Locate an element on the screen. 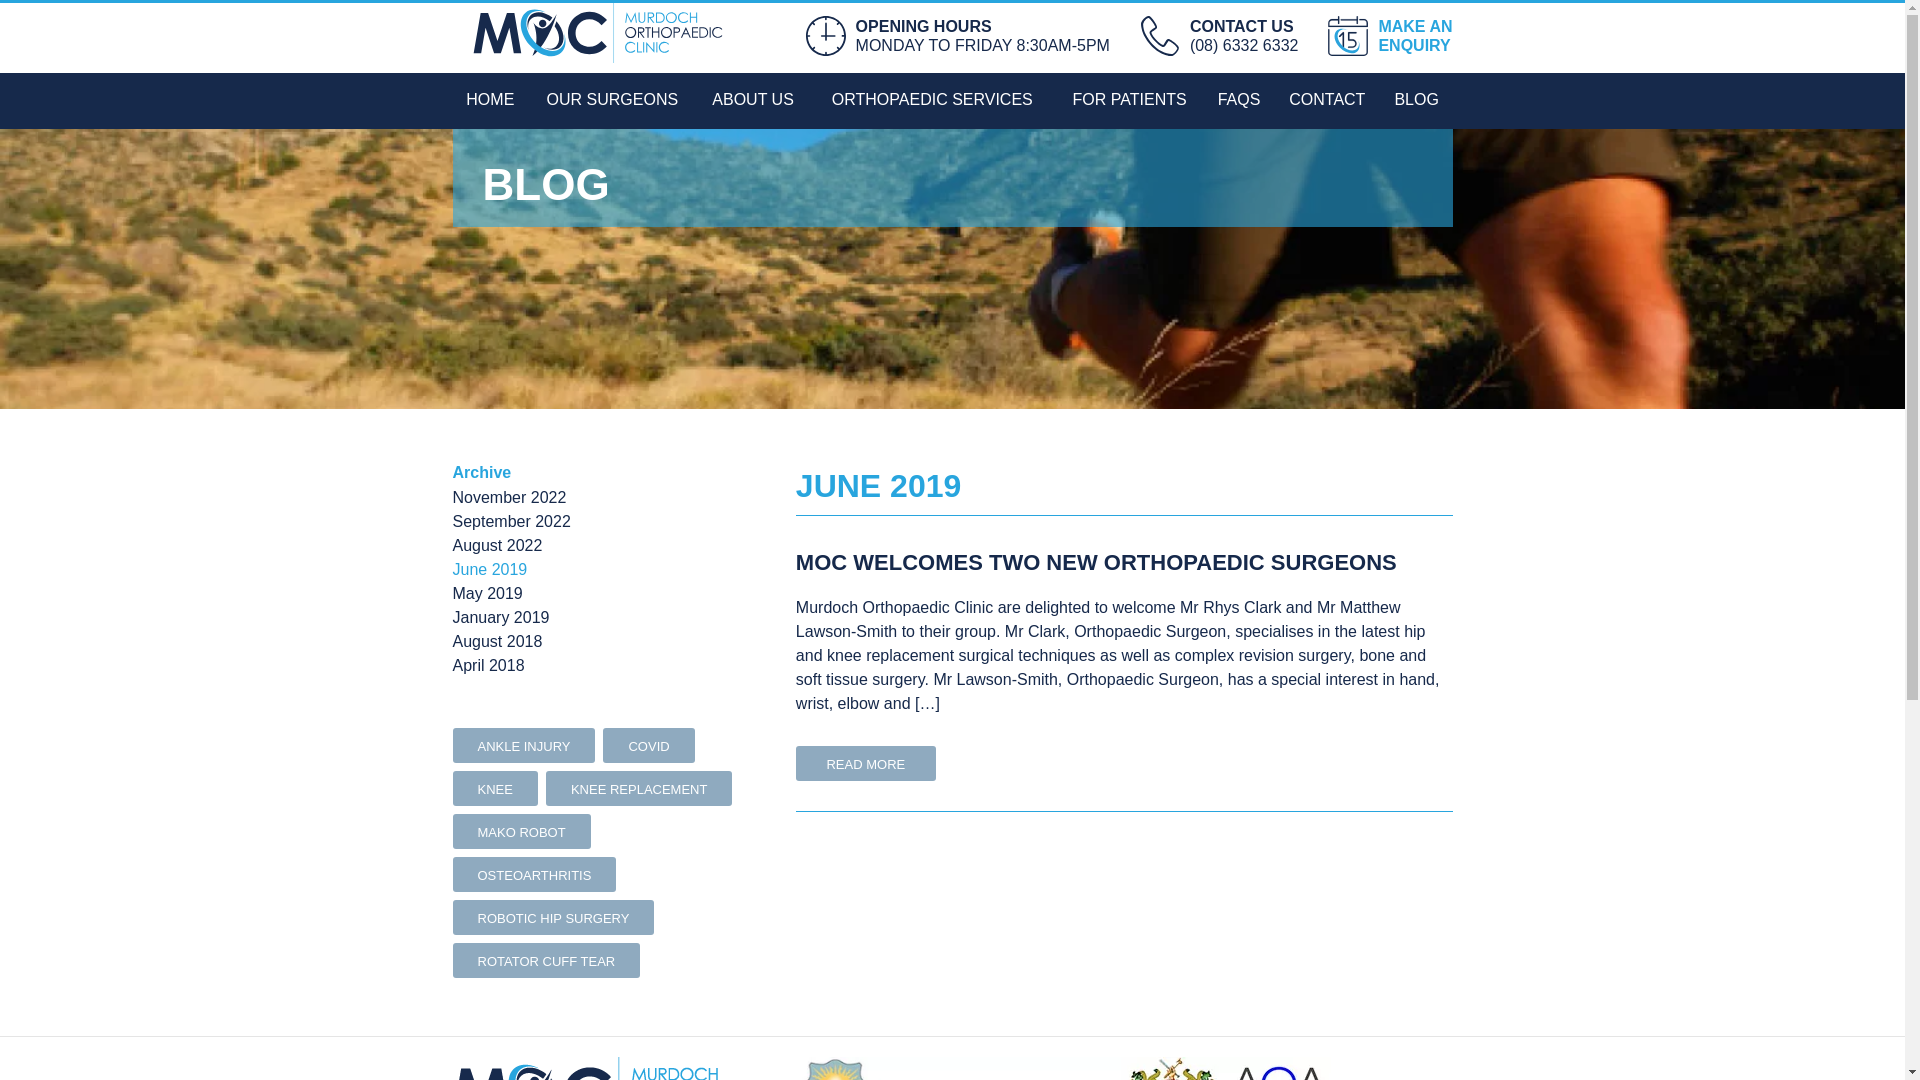 The image size is (1920, 1080). 'November 2022' is located at coordinates (508, 496).